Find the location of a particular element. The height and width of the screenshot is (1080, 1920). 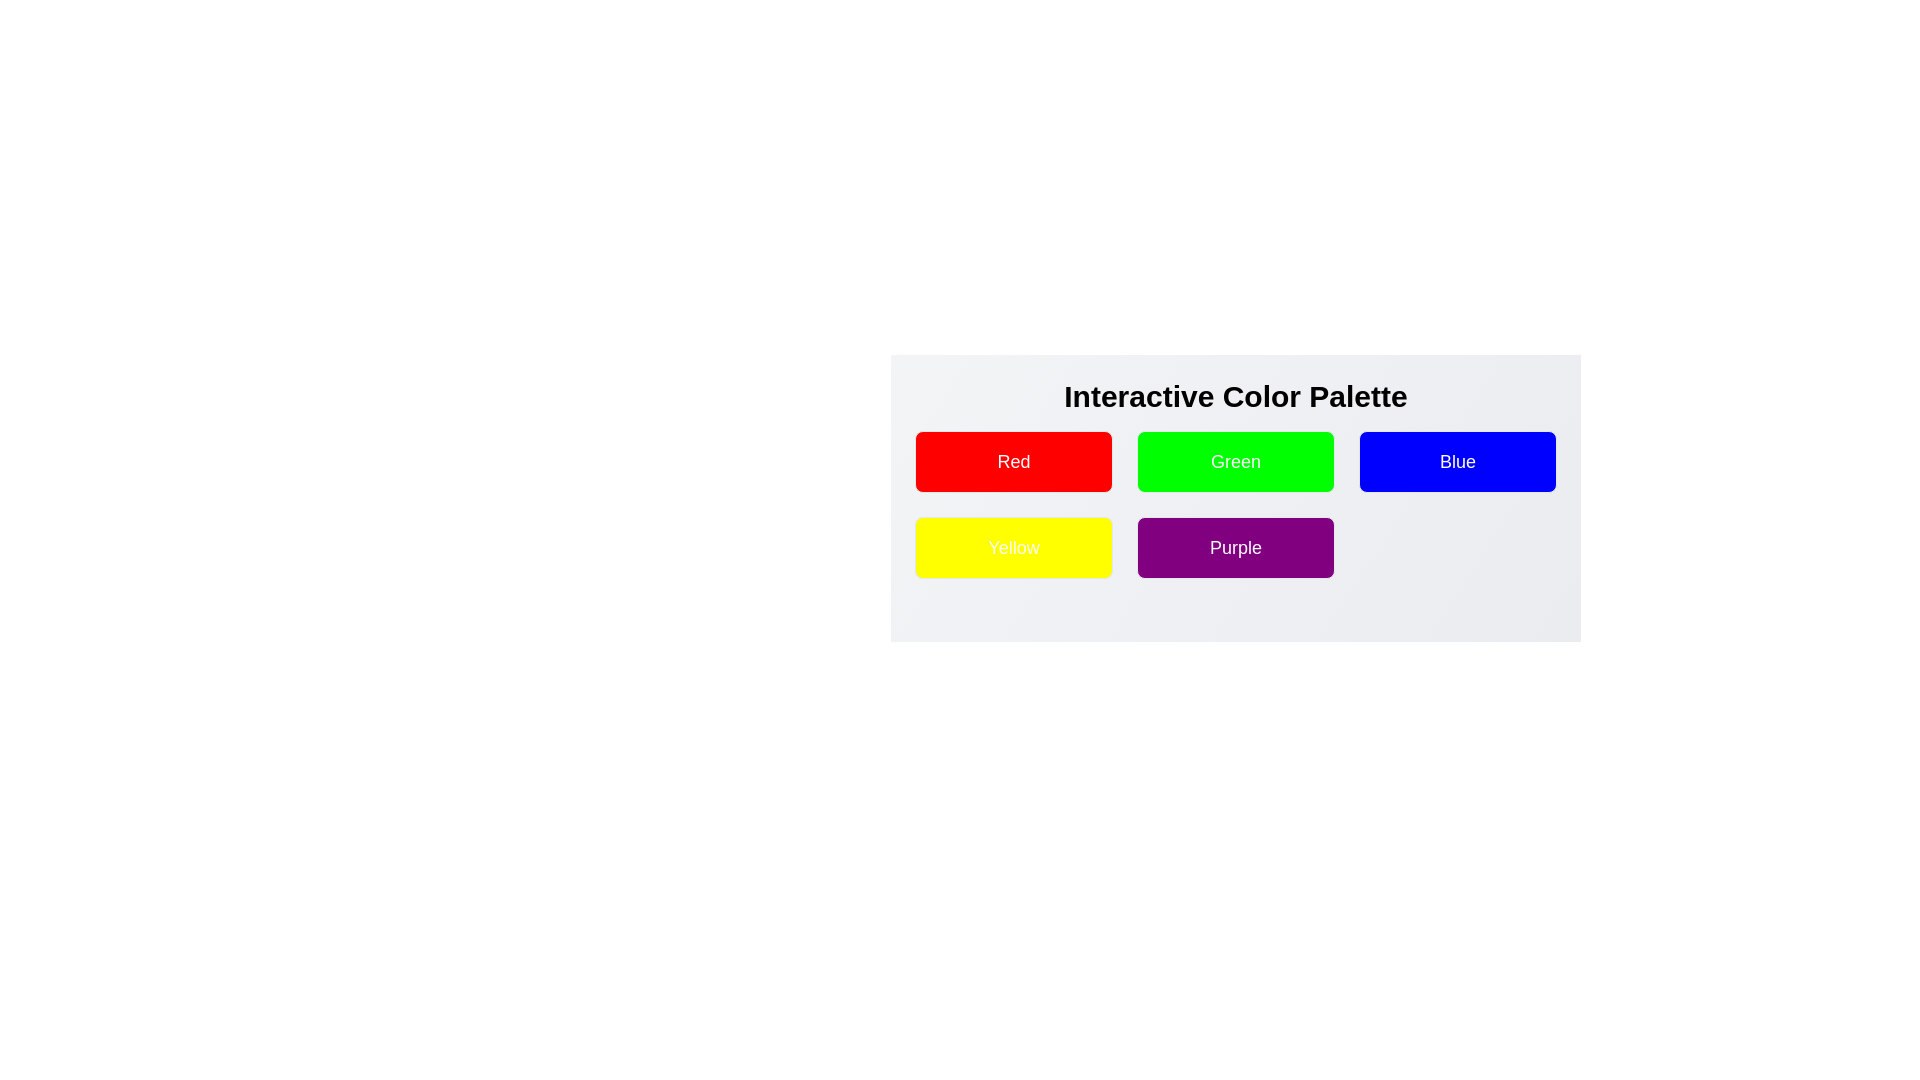

the center of the green colored box labeled 'Green' in the Interactive Color Palette to interact or select it is located at coordinates (1235, 486).